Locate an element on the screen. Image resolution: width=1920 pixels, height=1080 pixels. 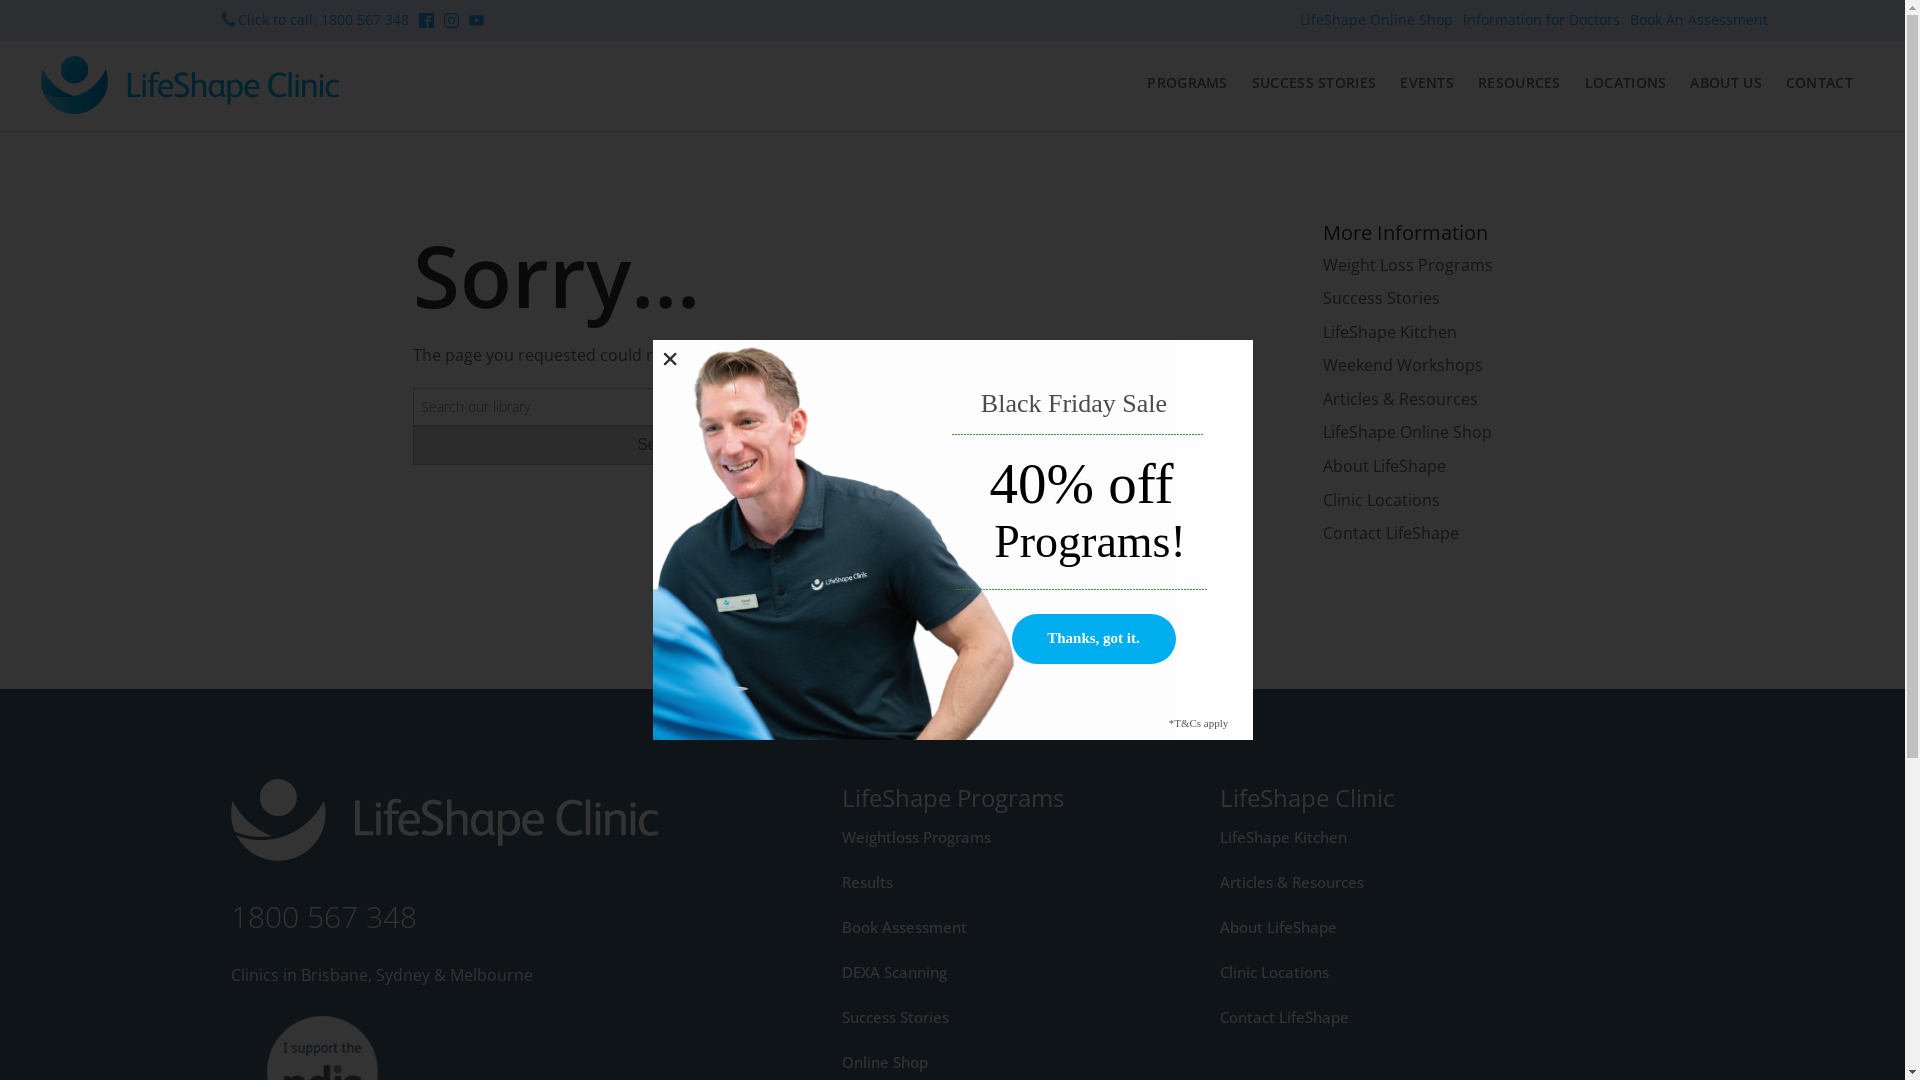
'Search' is located at coordinates (662, 443).